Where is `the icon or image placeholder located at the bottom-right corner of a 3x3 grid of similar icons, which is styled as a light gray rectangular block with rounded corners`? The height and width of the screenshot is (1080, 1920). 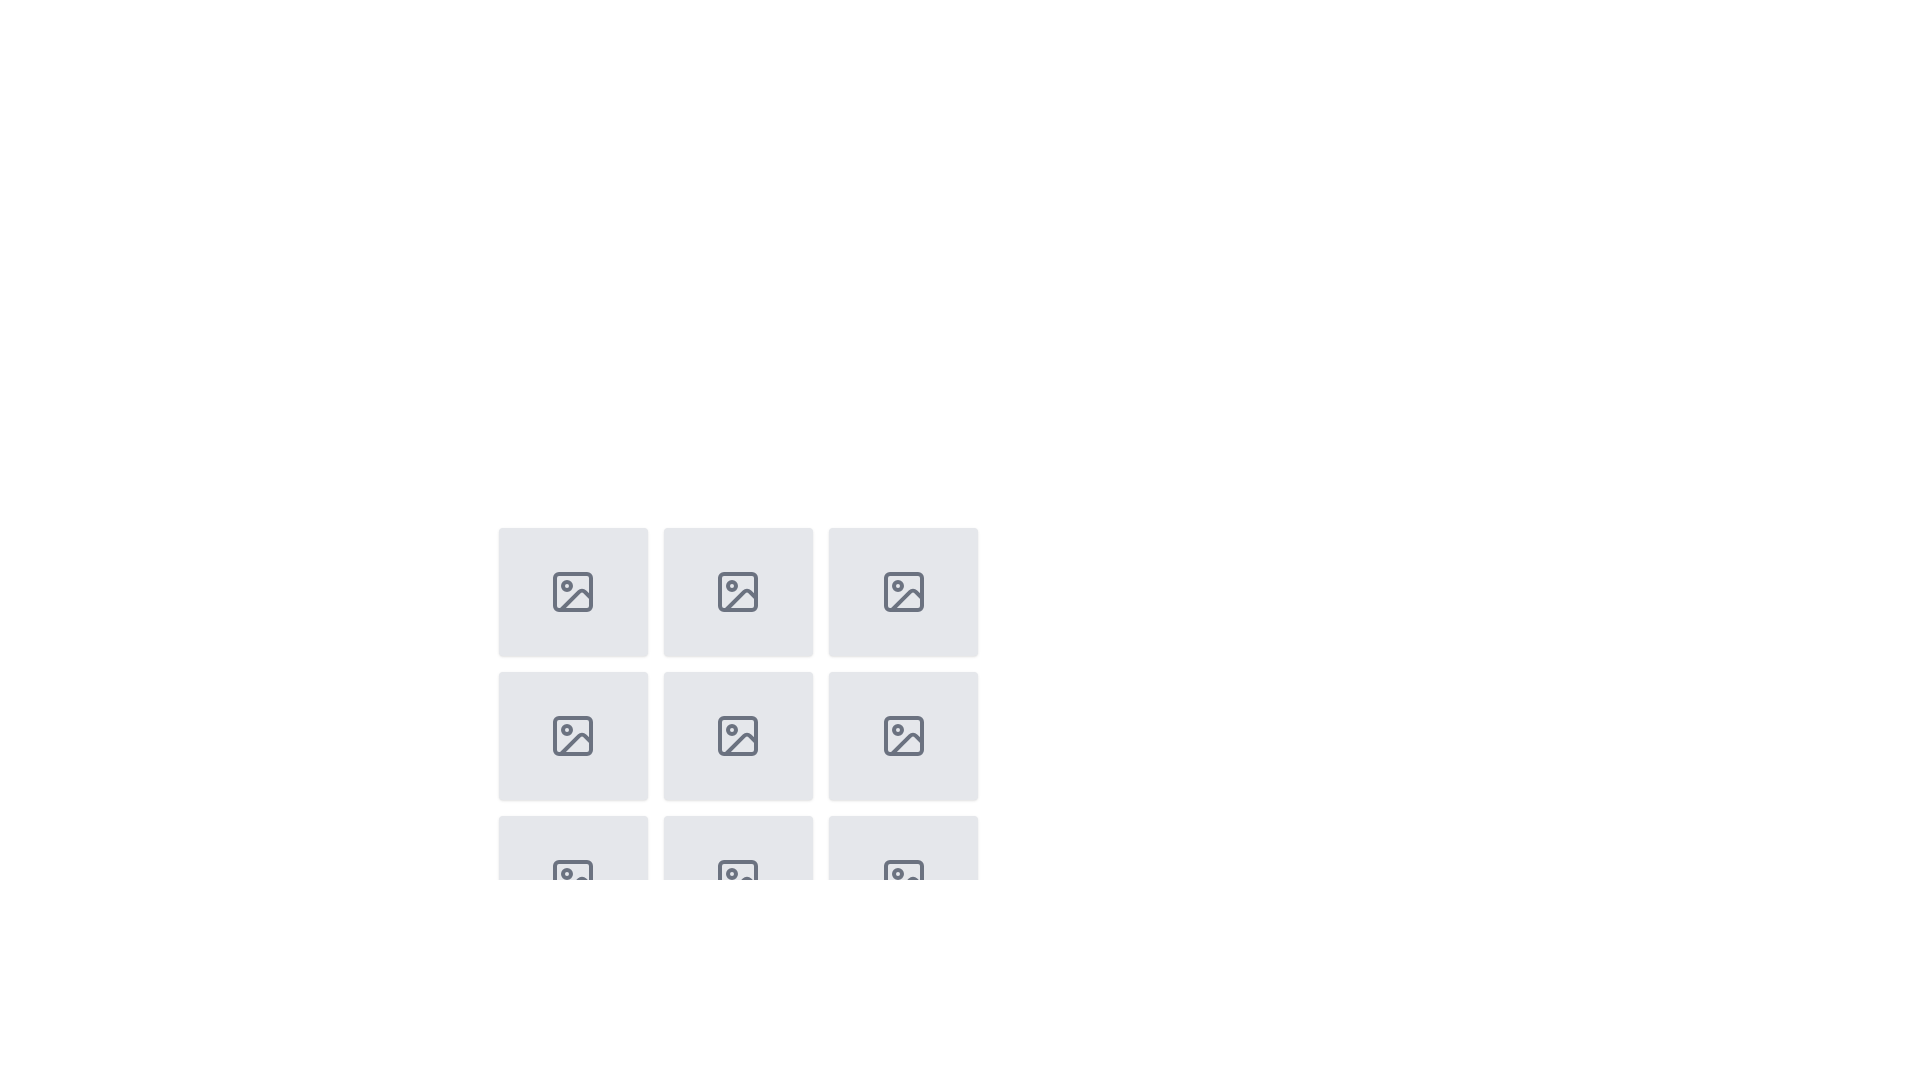
the icon or image placeholder located at the bottom-right corner of a 3x3 grid of similar icons, which is styled as a light gray rectangular block with rounded corners is located at coordinates (902, 878).